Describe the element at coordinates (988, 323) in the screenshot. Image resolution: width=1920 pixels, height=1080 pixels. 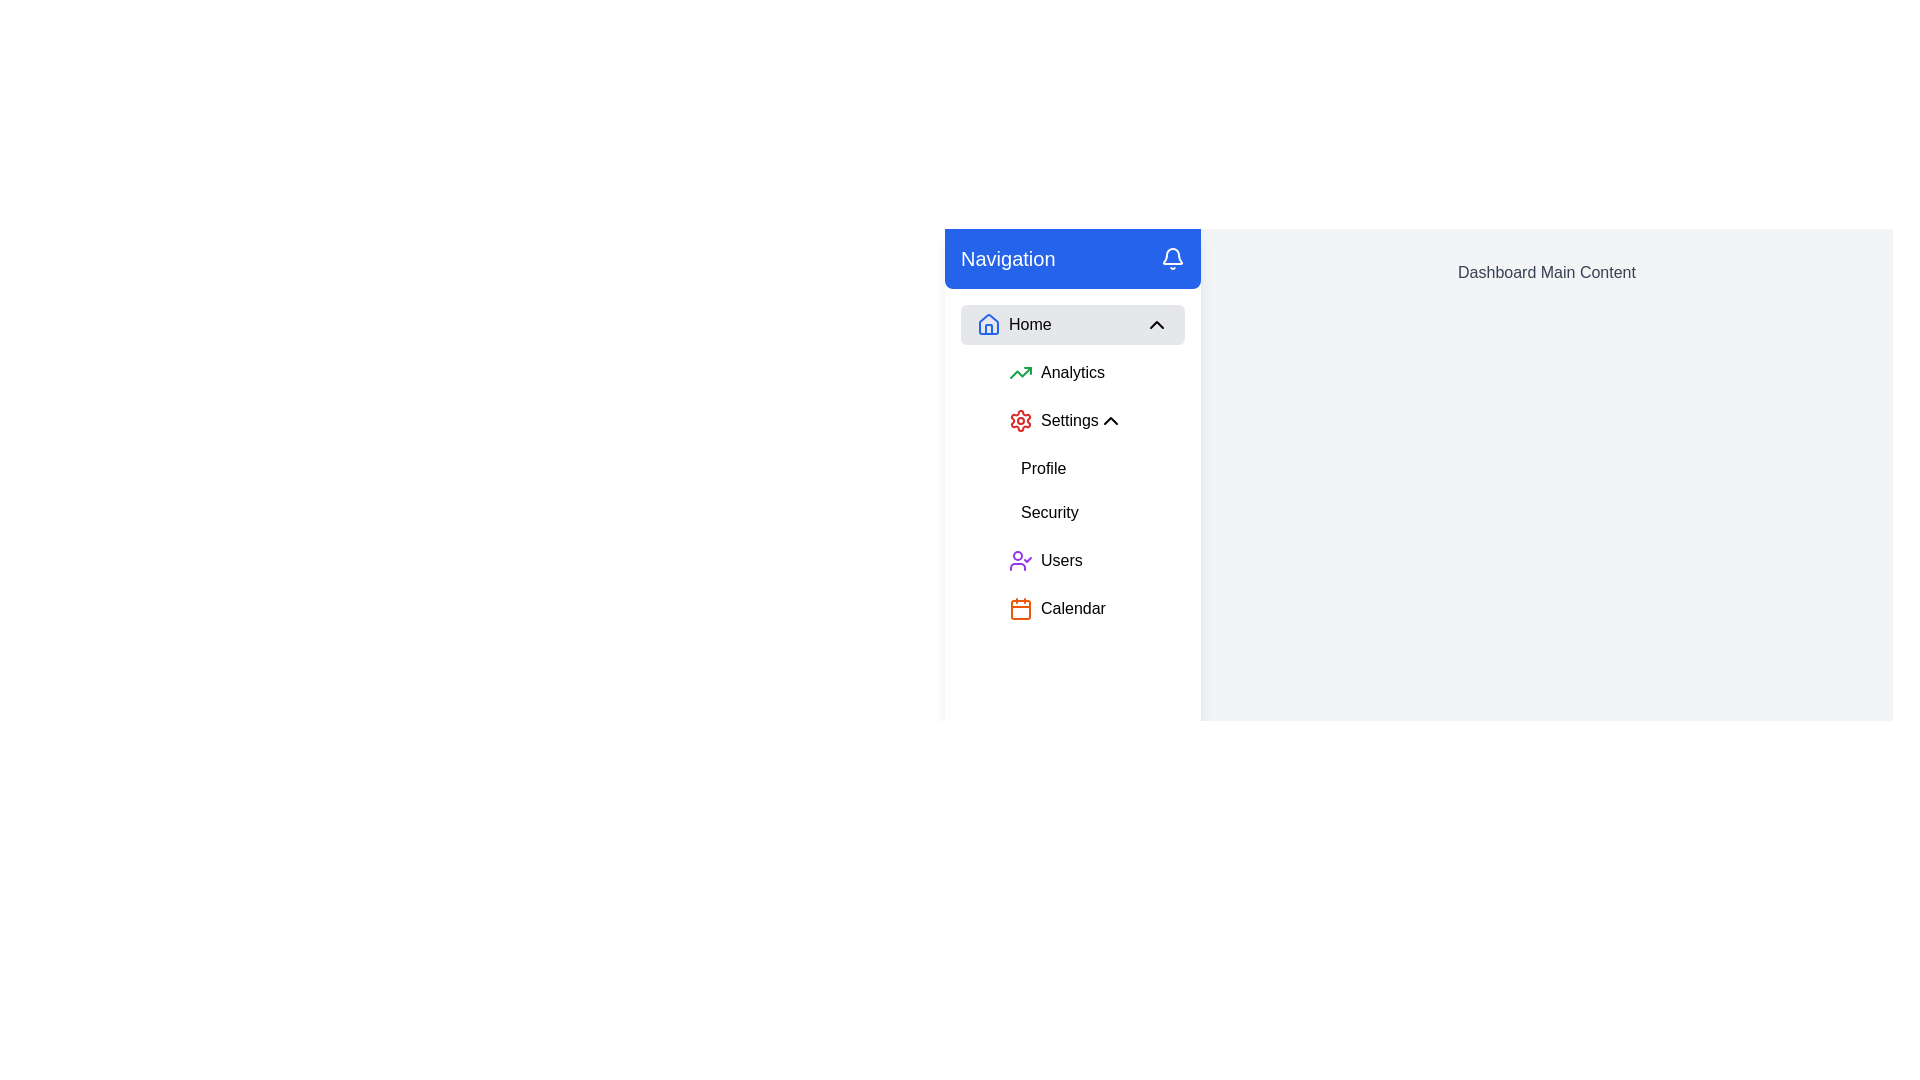
I see `the blue house icon indicating the 'Home' feature located in the navigation panel on the left edge of the application interface` at that location.